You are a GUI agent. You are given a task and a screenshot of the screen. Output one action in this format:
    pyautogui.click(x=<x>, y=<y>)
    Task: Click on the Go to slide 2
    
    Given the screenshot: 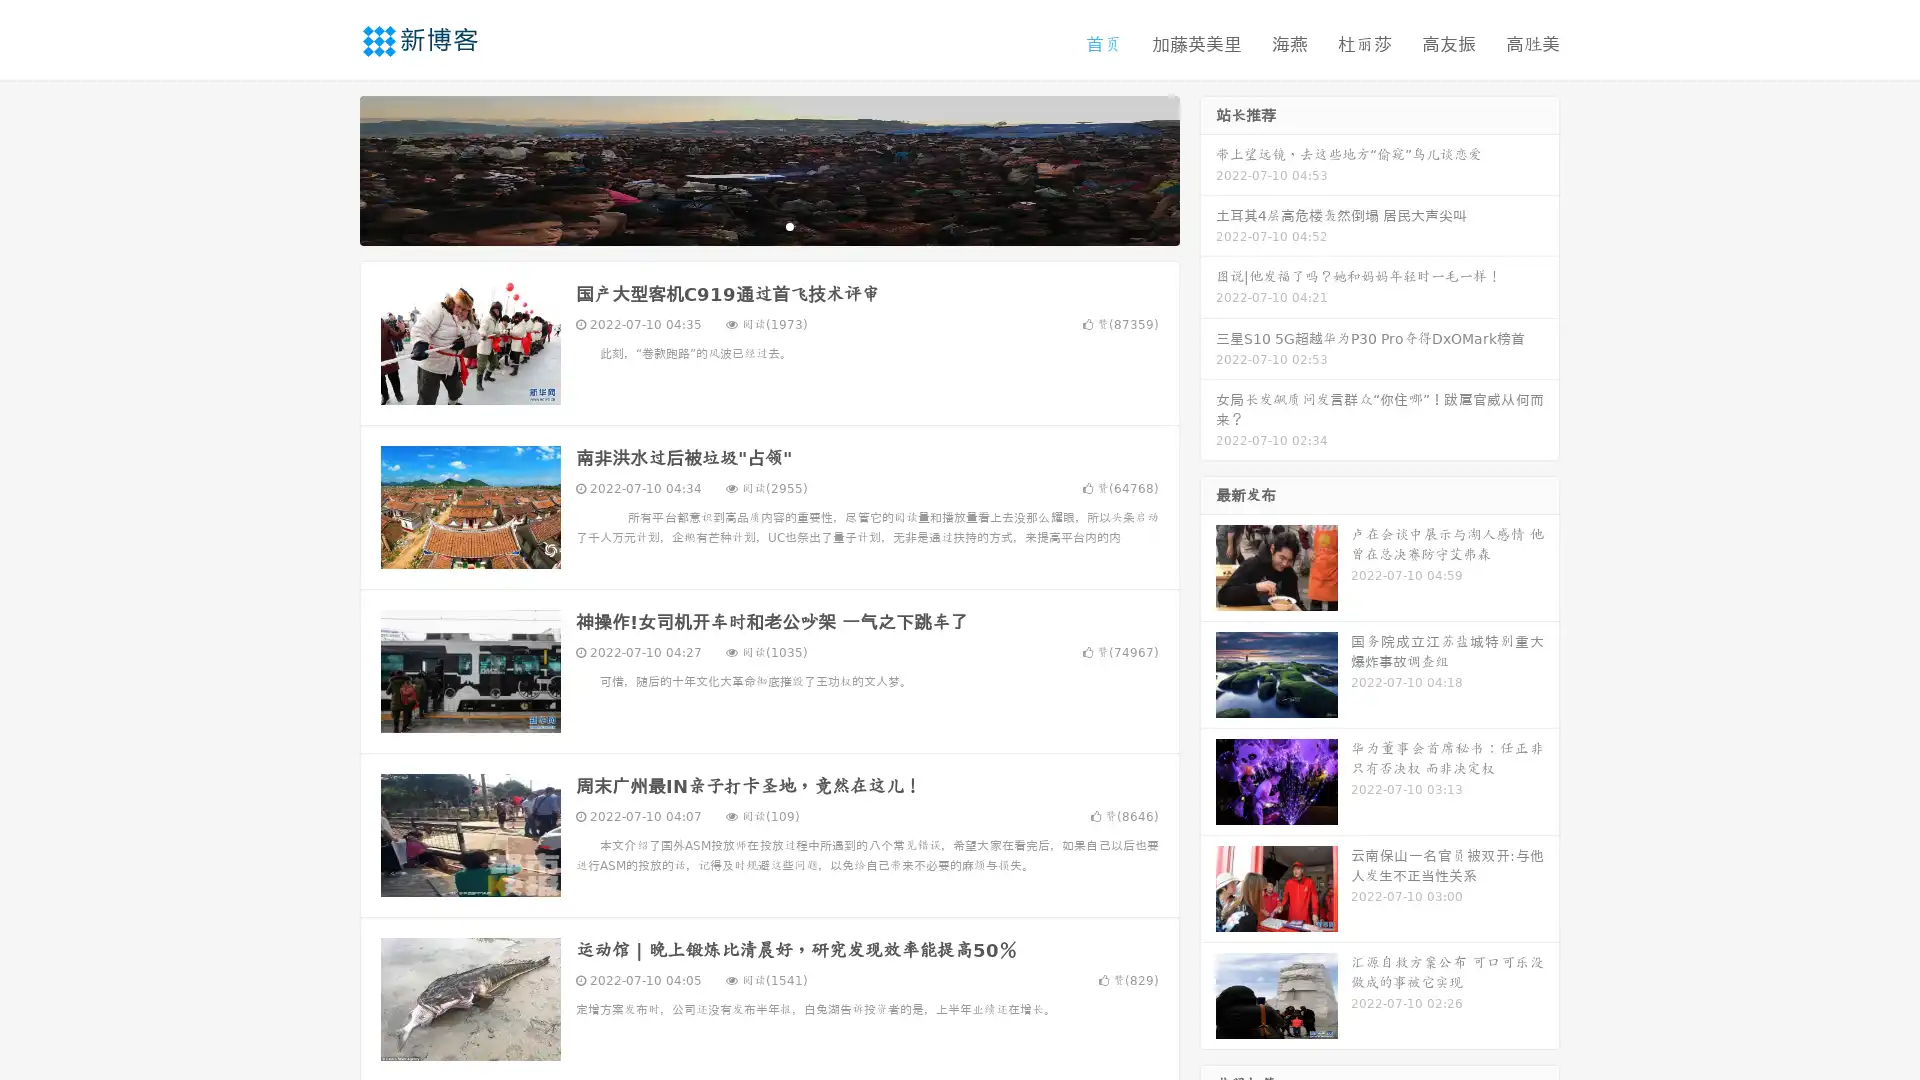 What is the action you would take?
    pyautogui.click(x=768, y=225)
    